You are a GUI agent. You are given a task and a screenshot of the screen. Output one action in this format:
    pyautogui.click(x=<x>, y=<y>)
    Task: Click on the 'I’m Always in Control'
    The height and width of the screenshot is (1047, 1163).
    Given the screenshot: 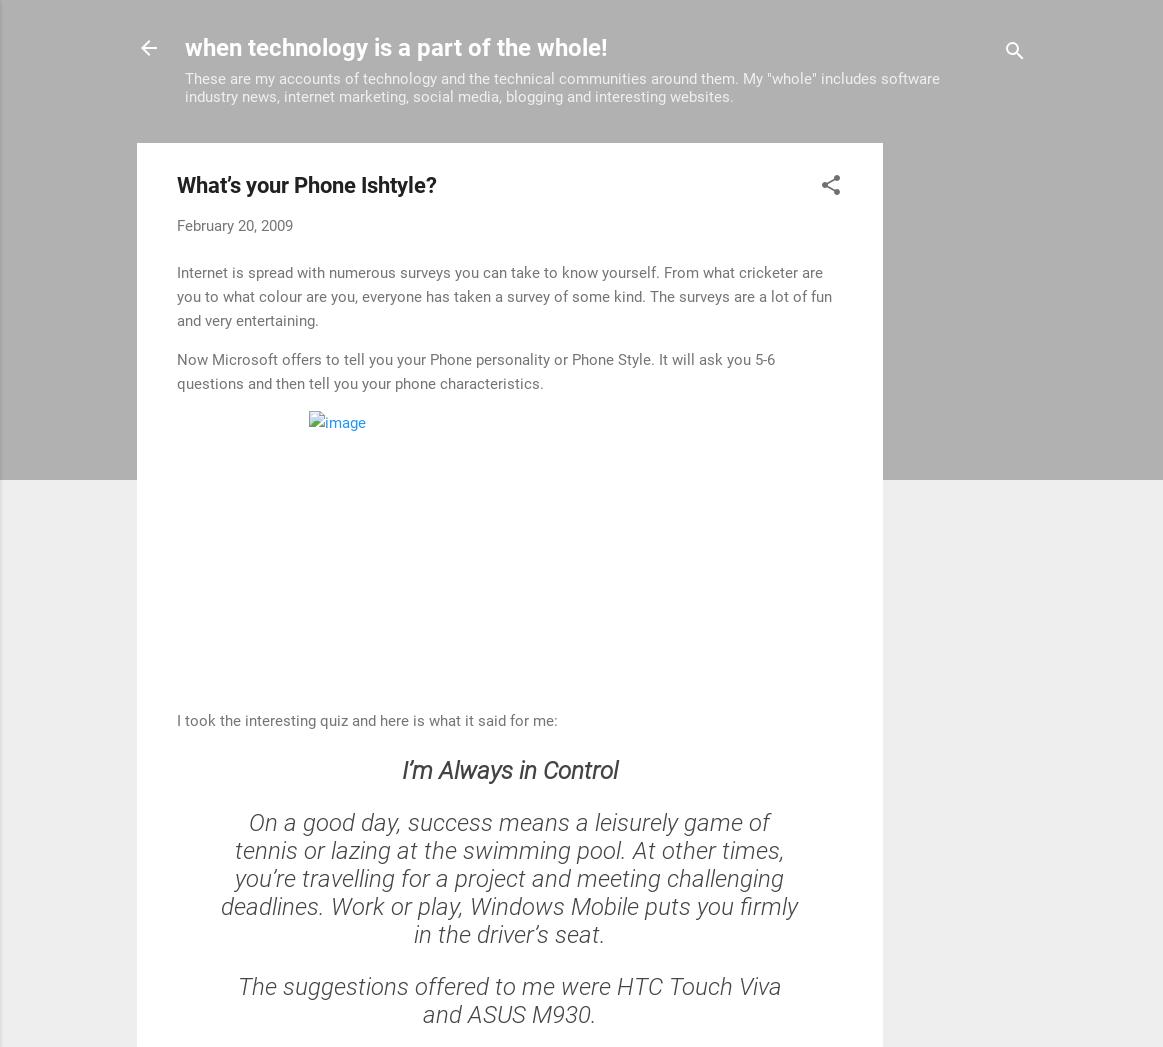 What is the action you would take?
    pyautogui.click(x=508, y=768)
    